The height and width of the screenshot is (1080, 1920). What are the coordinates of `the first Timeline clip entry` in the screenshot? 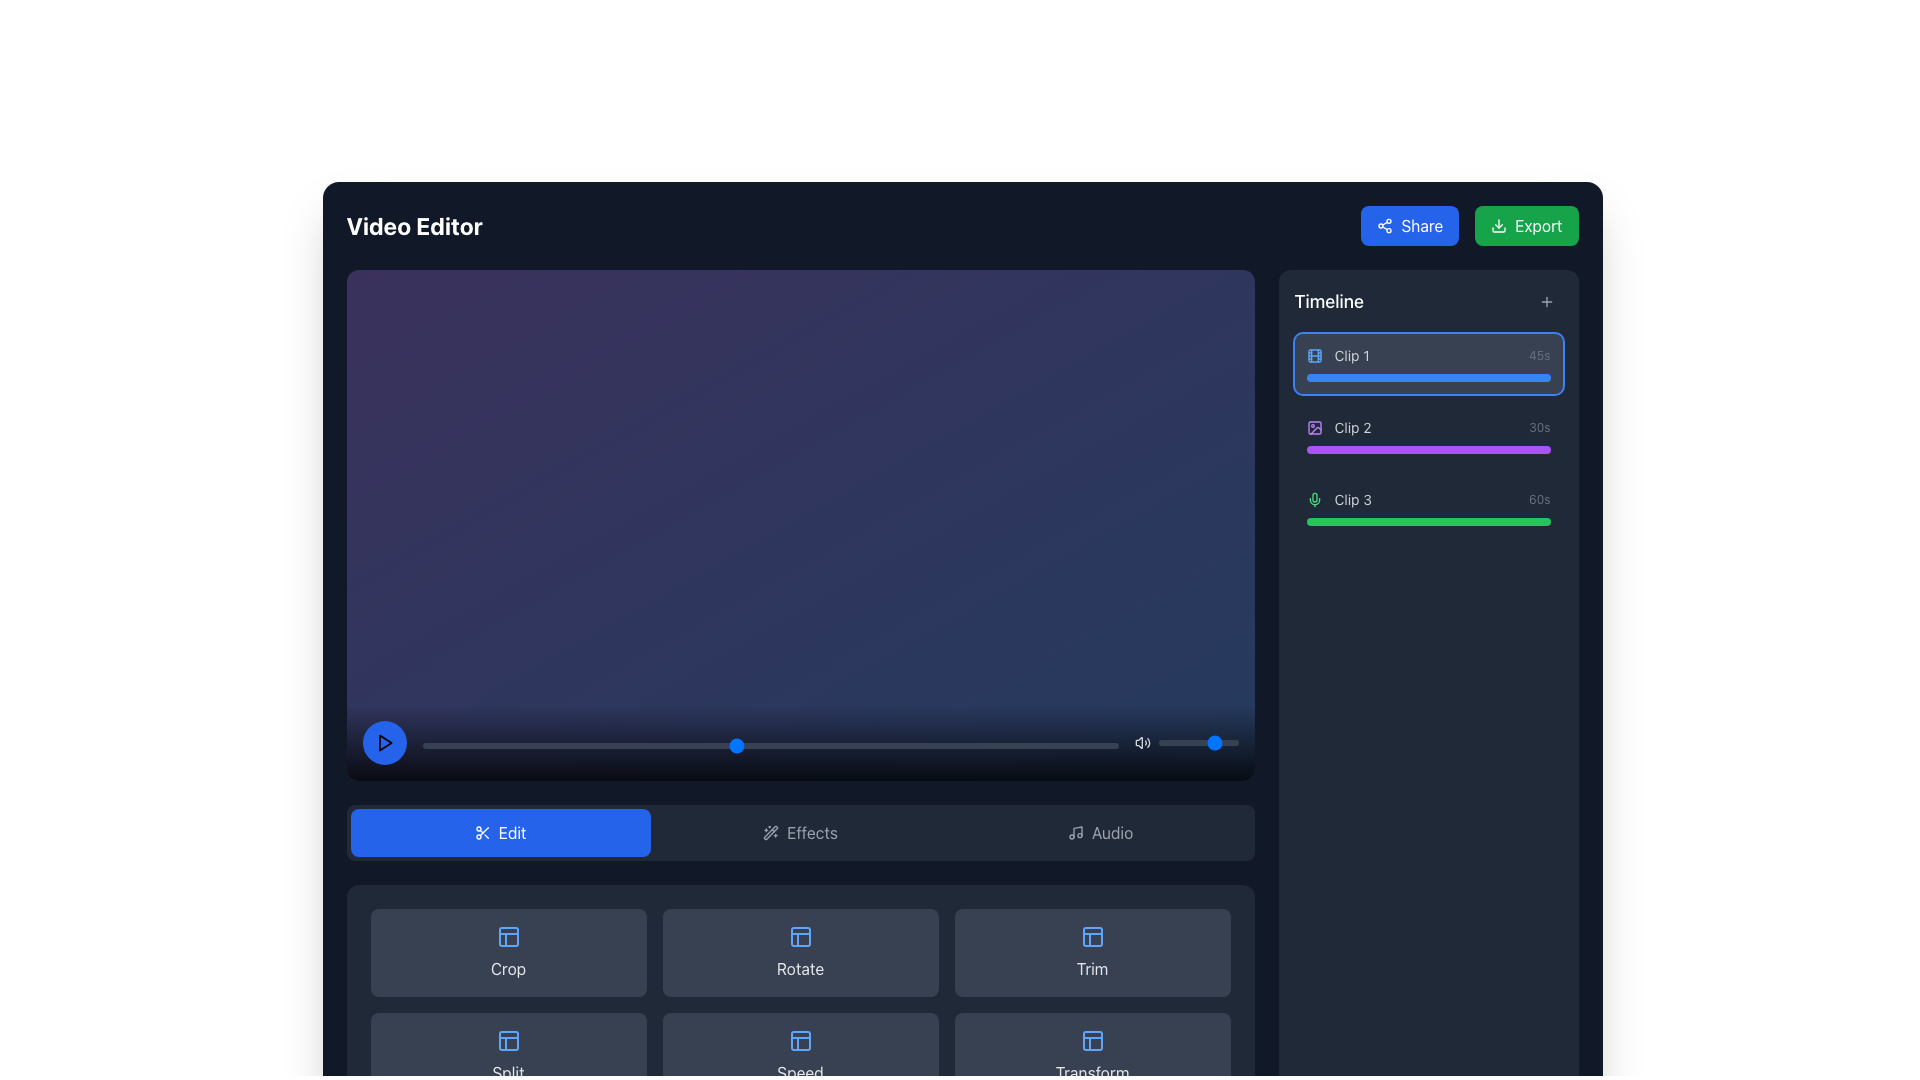 It's located at (1427, 354).